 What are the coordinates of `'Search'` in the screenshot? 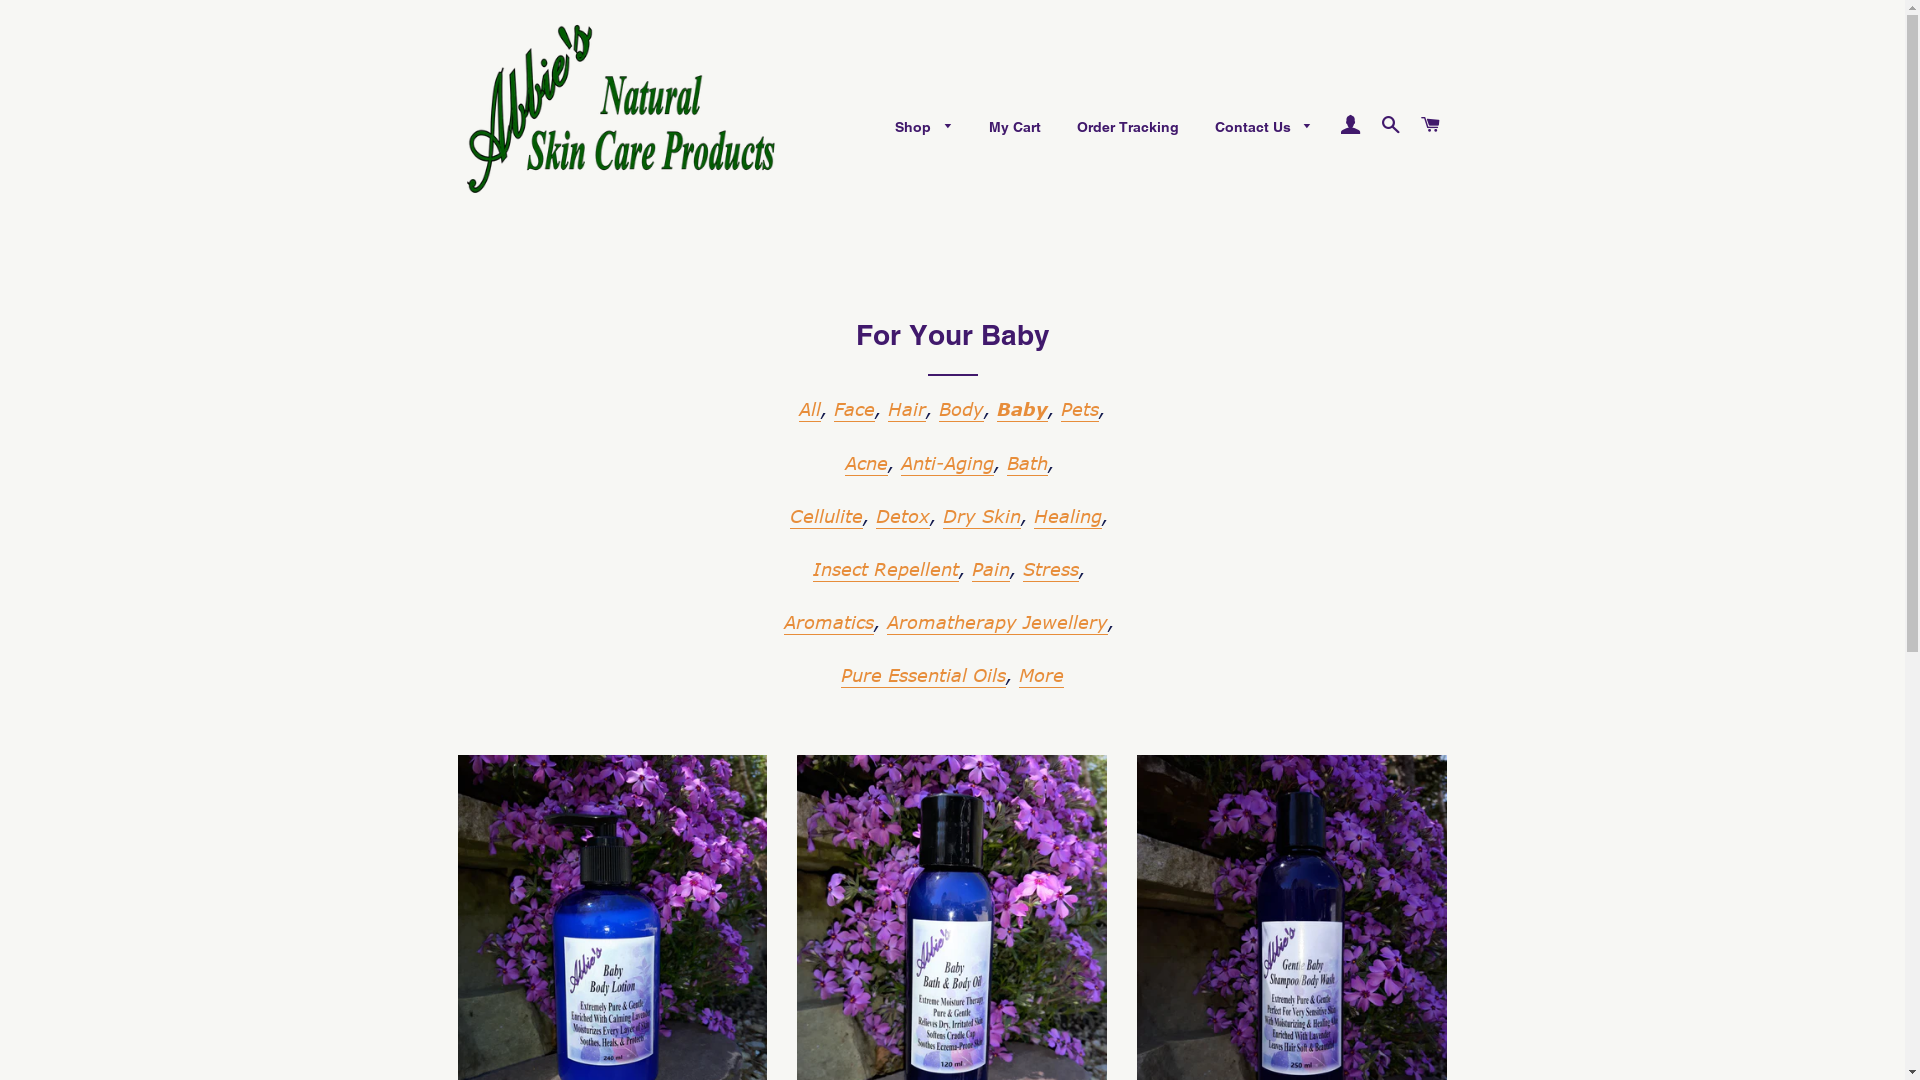 It's located at (1389, 124).